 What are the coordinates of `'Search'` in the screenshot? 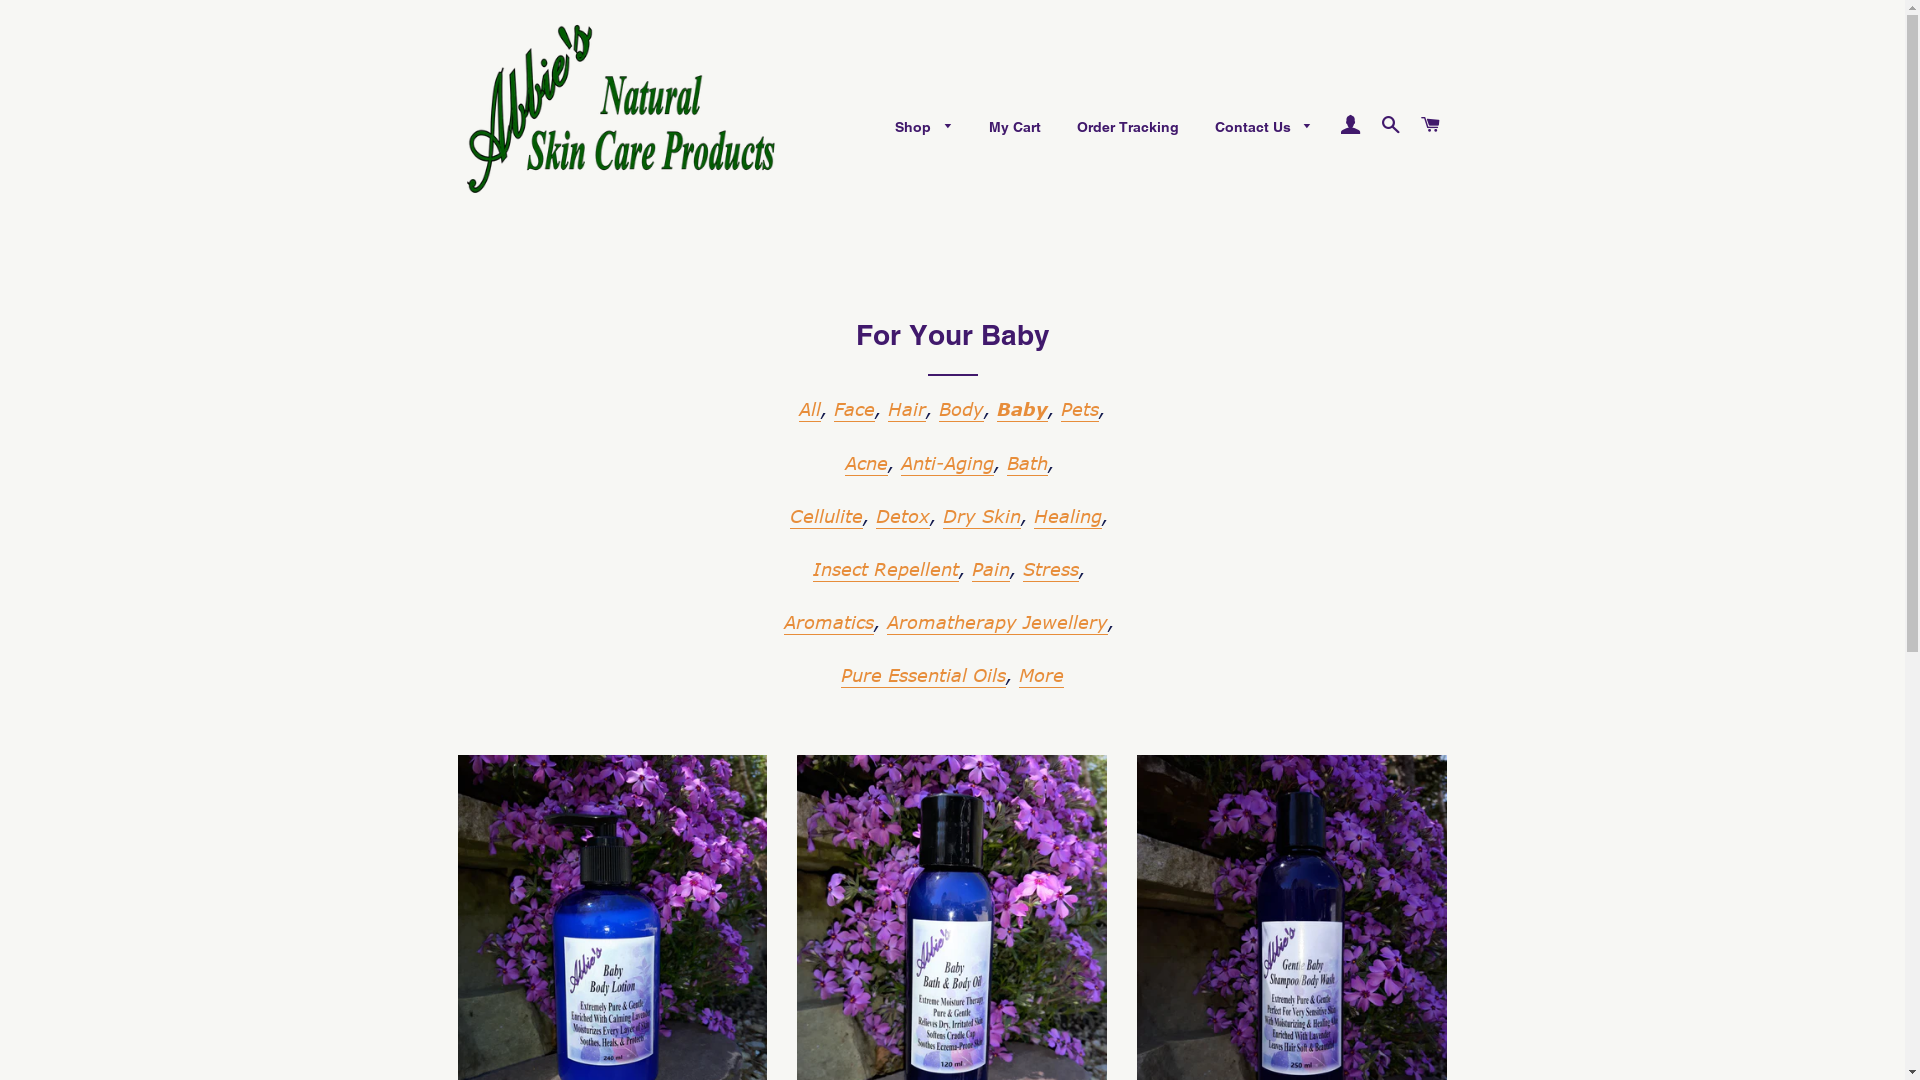 It's located at (1389, 124).